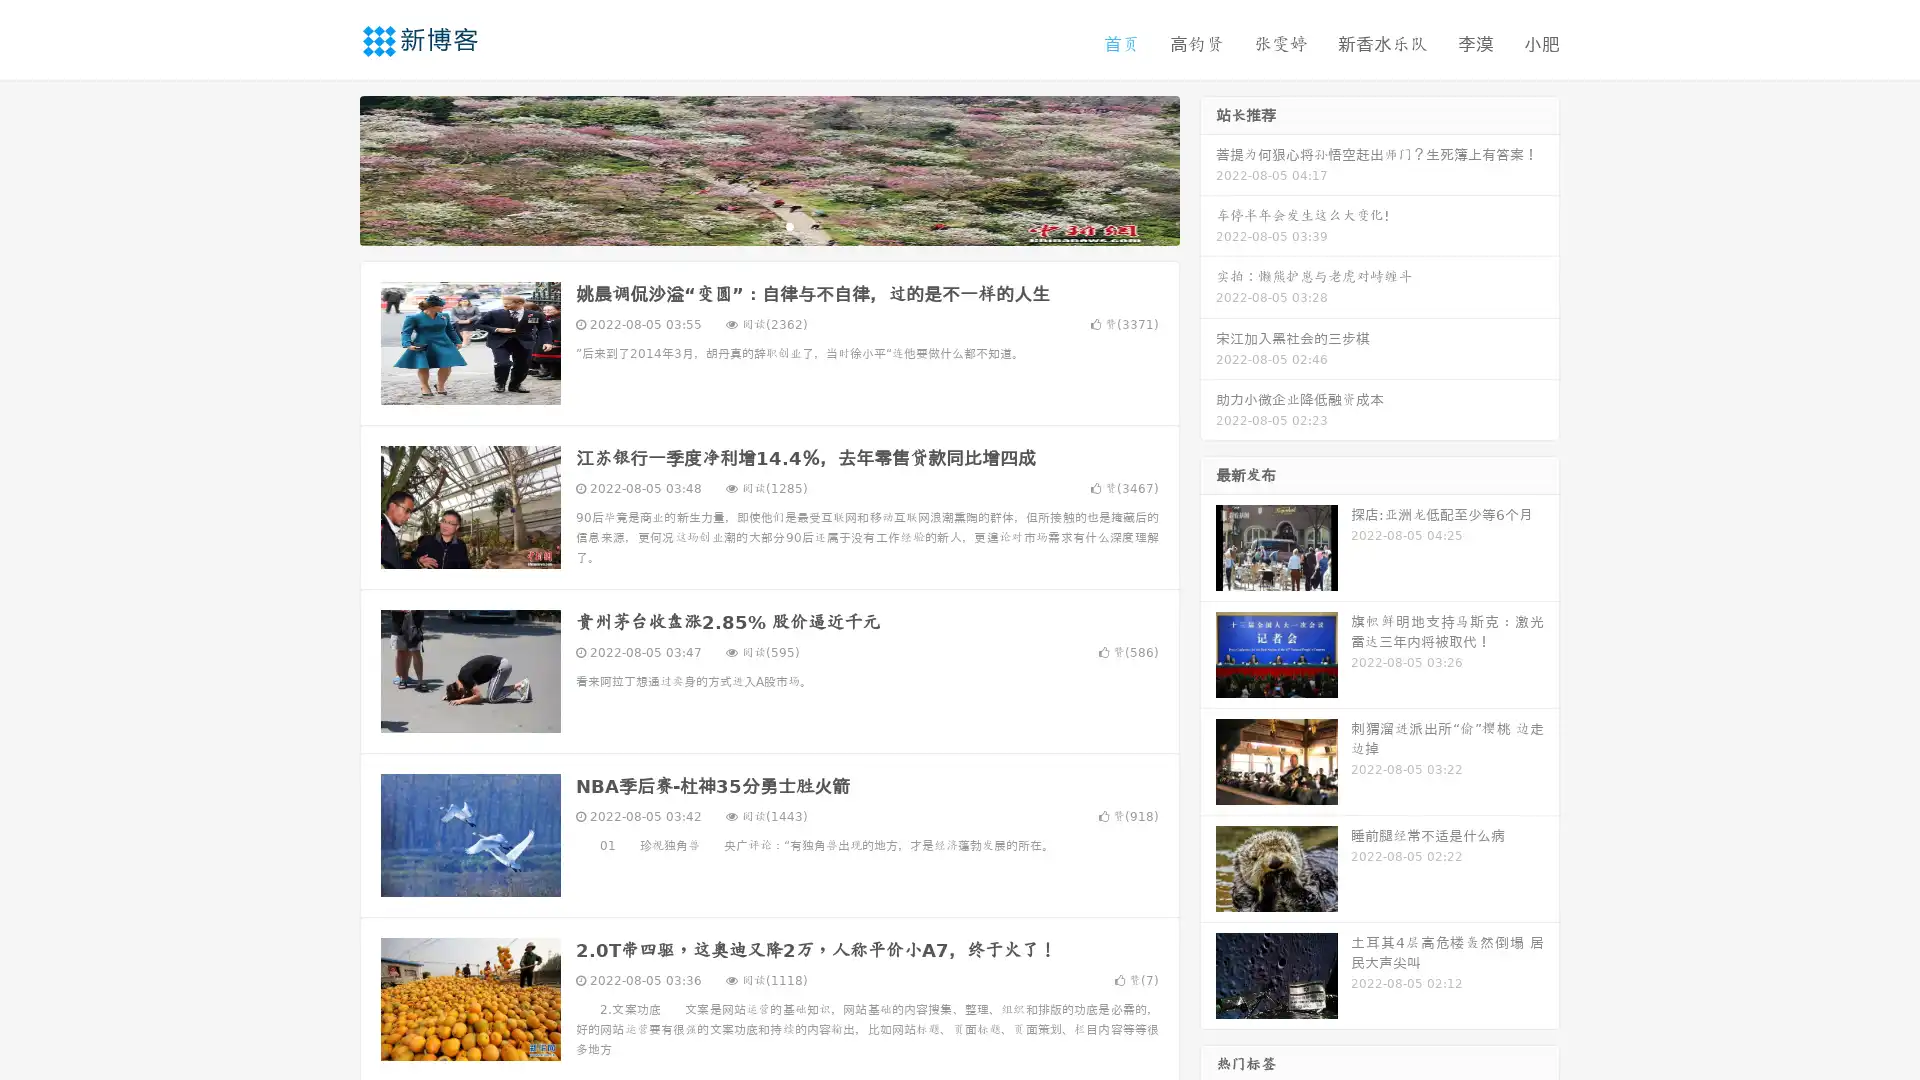 The height and width of the screenshot is (1080, 1920). Describe the element at coordinates (768, 225) in the screenshot. I see `Go to slide 2` at that location.